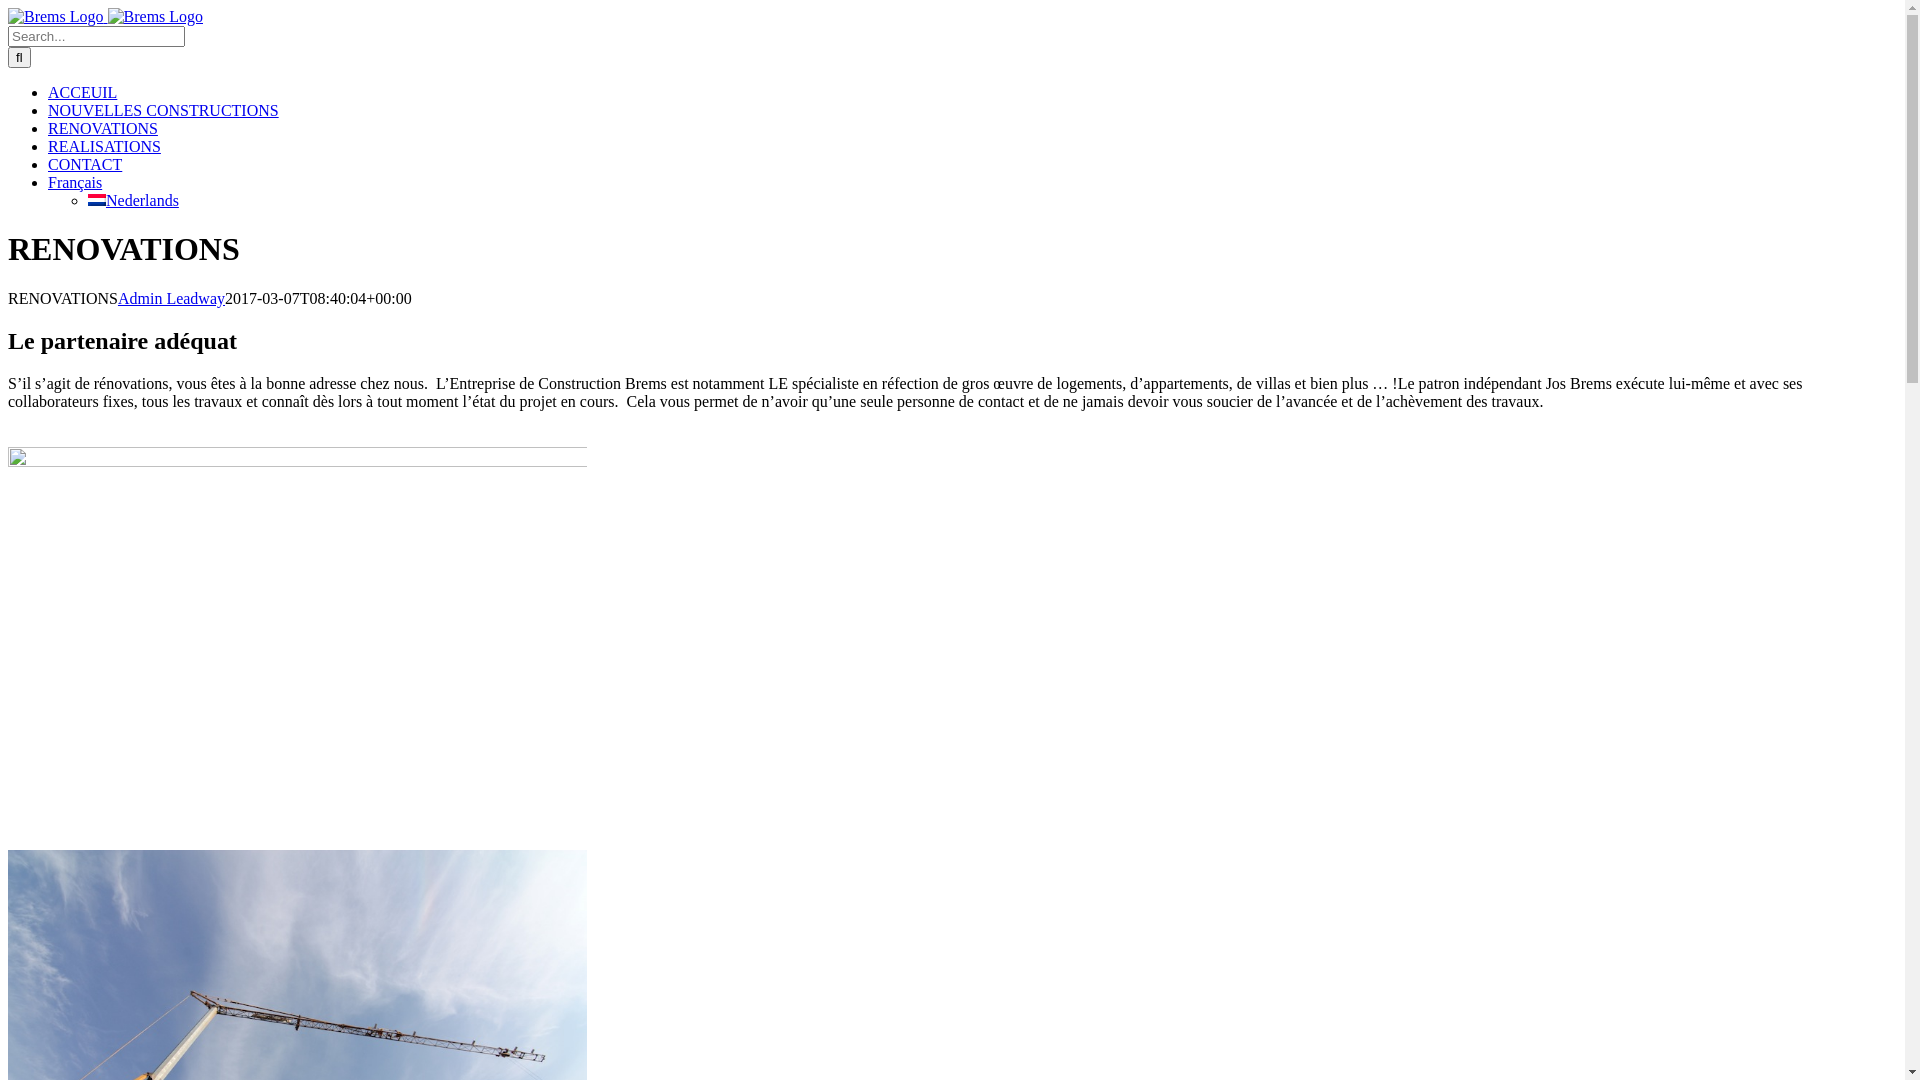 The image size is (1920, 1080). What do you see at coordinates (81, 92) in the screenshot?
I see `'ACCEUIL'` at bounding box center [81, 92].